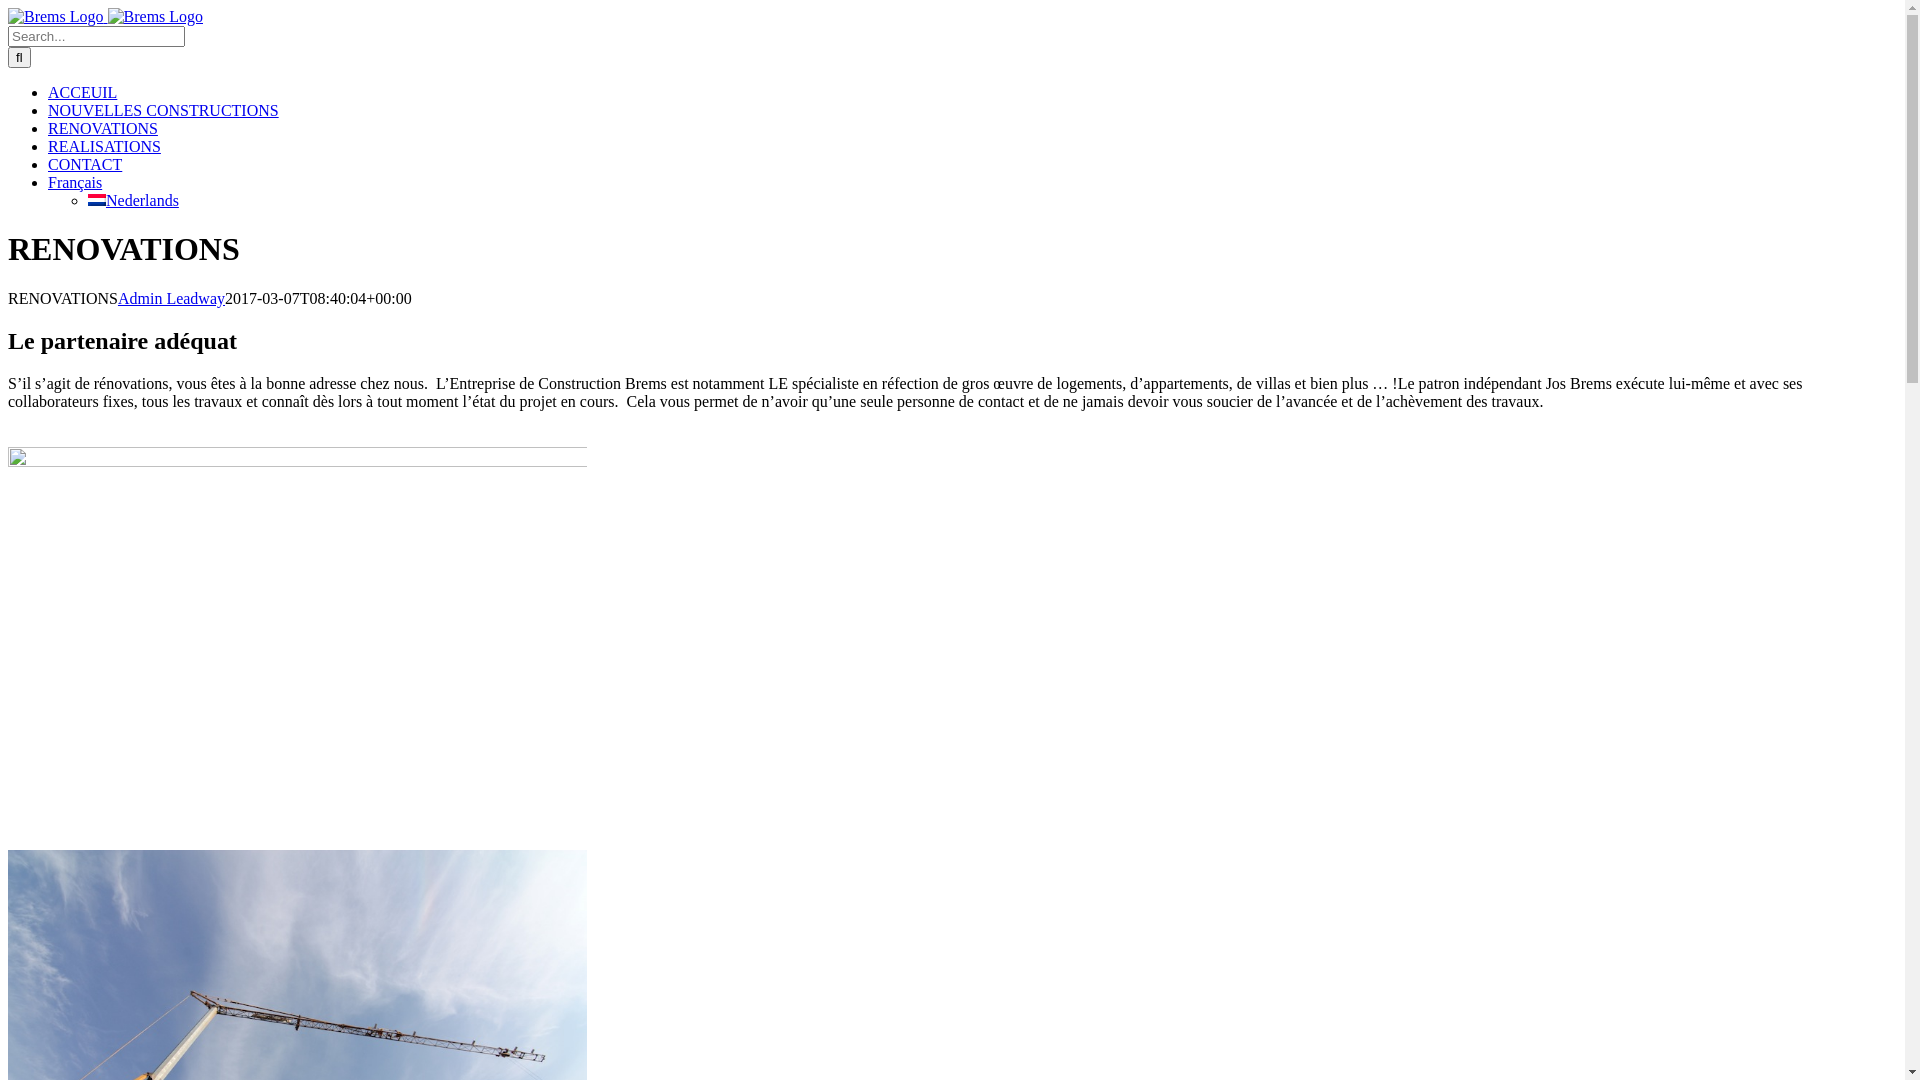 The image size is (1920, 1080). What do you see at coordinates (81, 92) in the screenshot?
I see `'ACCEUIL'` at bounding box center [81, 92].